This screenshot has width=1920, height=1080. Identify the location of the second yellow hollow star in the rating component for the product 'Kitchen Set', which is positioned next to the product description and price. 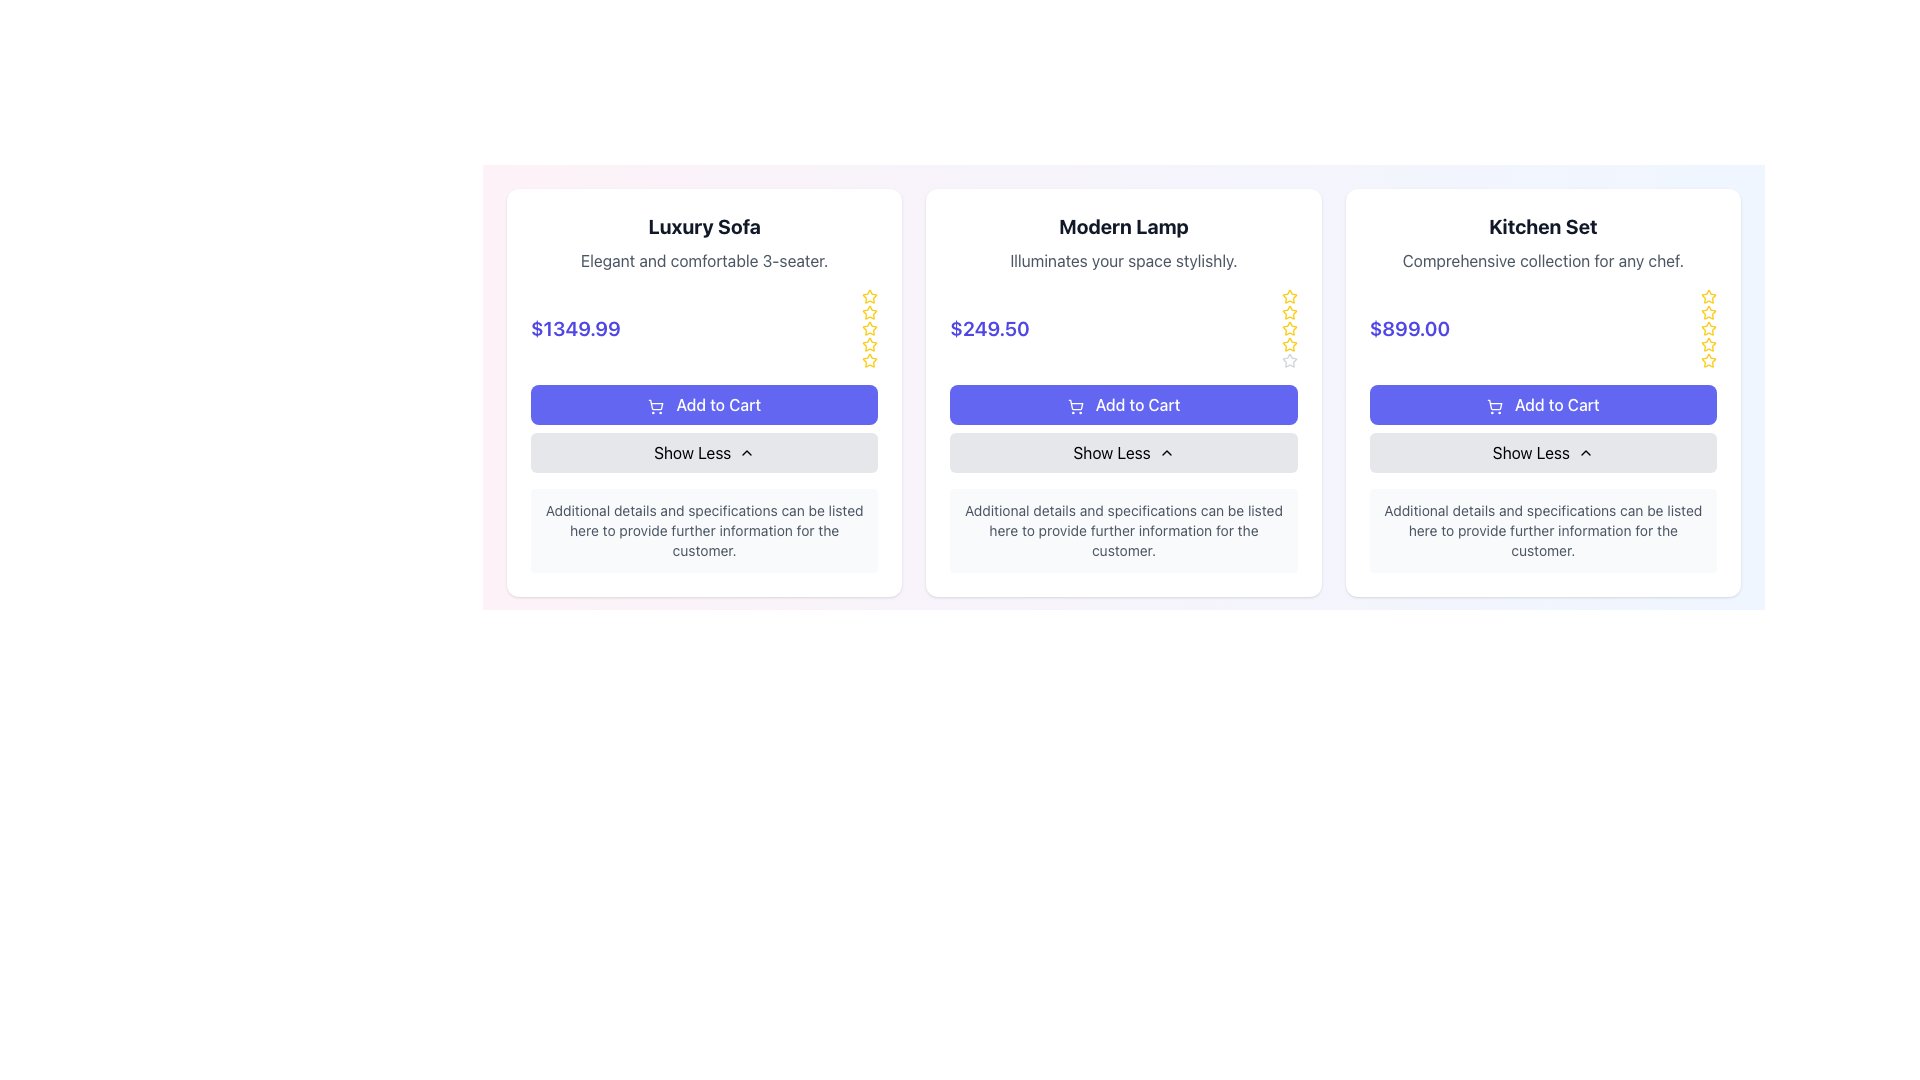
(1707, 327).